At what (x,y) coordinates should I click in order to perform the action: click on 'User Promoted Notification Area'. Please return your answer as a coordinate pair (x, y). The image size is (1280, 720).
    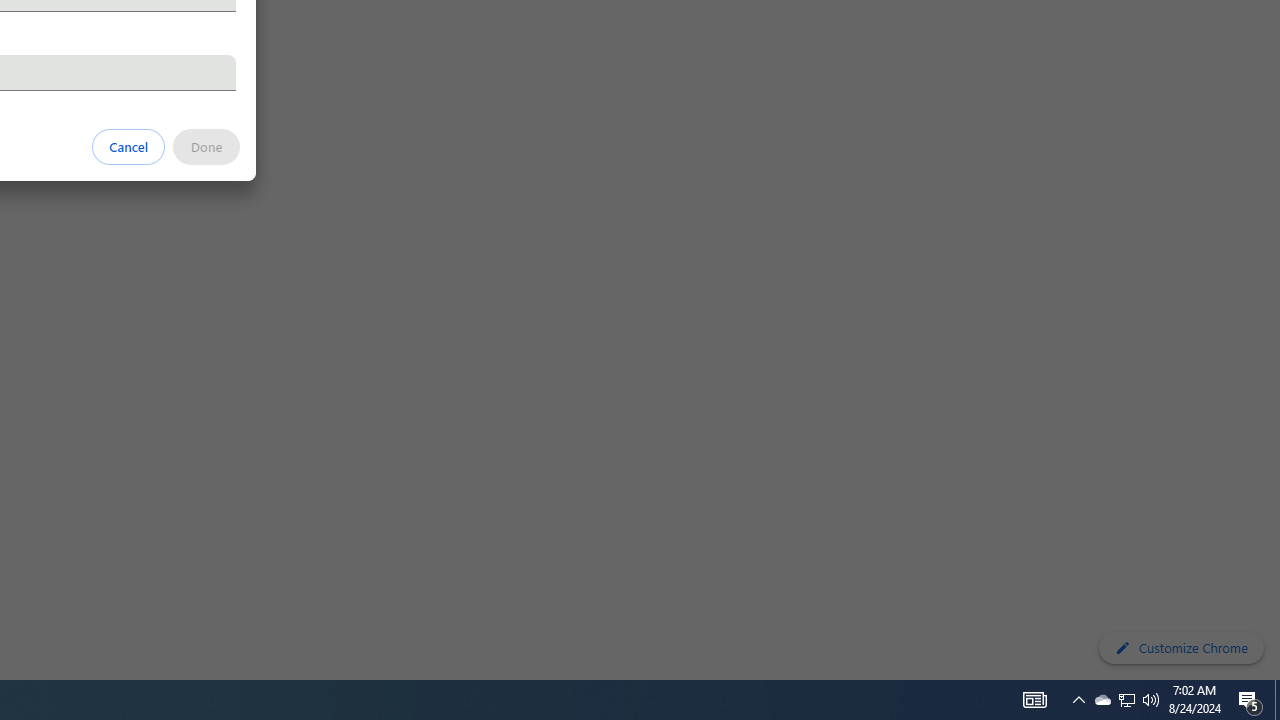
    Looking at the image, I should click on (1127, 698).